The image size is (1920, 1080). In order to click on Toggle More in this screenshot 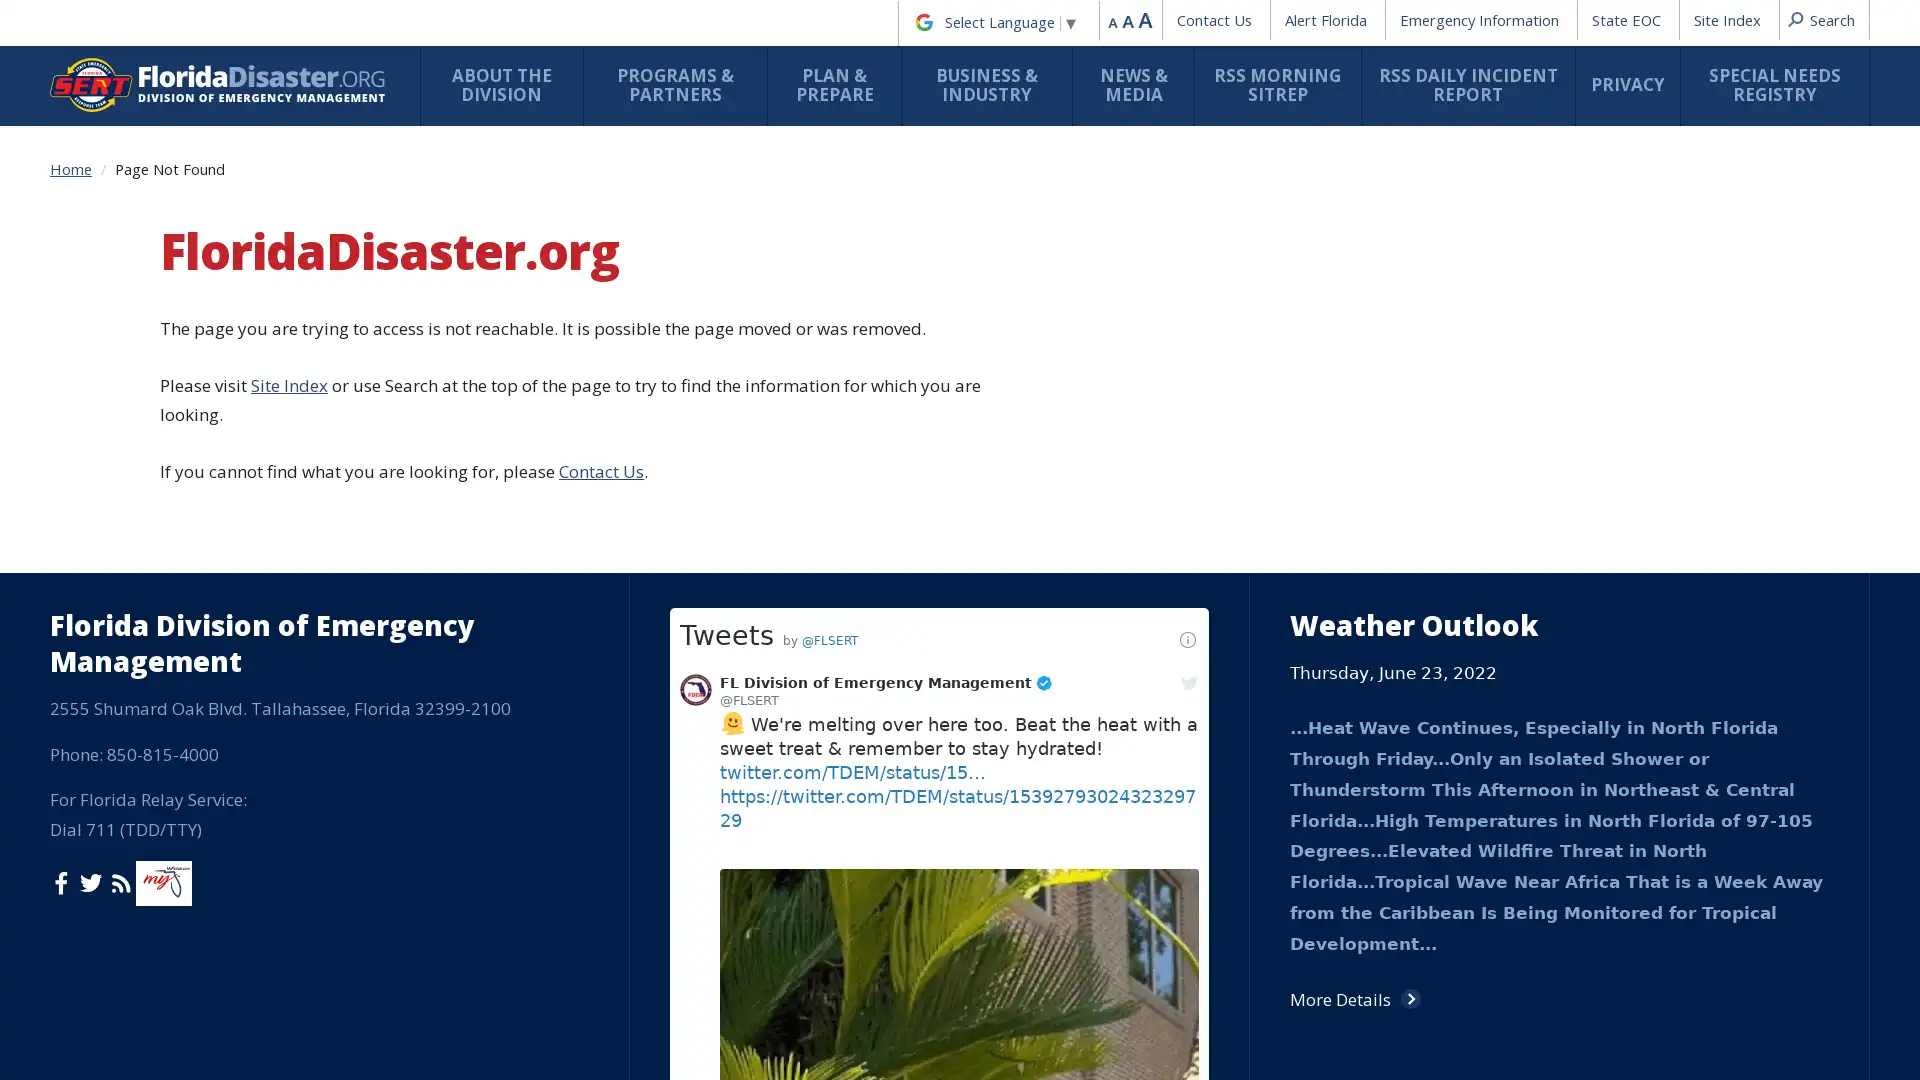, I will do `click(600, 503)`.